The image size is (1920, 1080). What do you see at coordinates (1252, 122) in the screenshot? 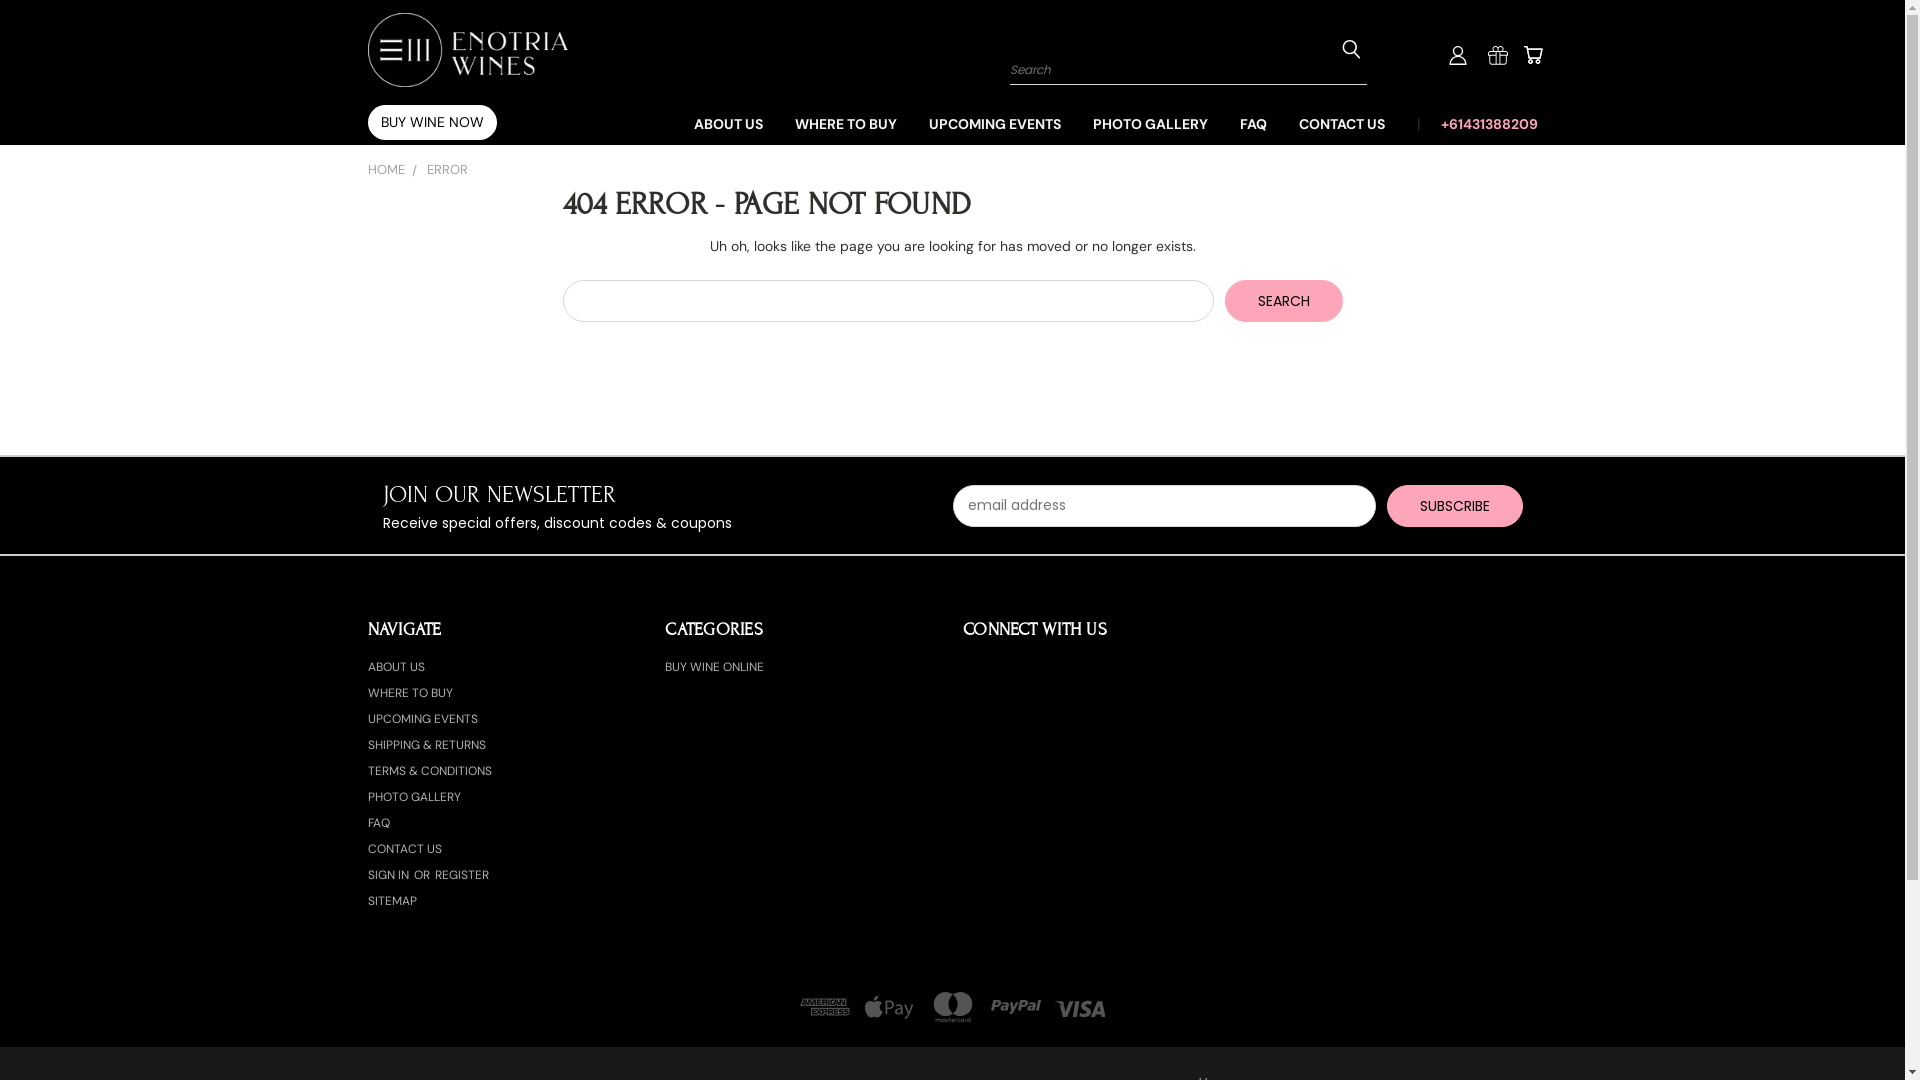
I see `'FAQ'` at bounding box center [1252, 122].